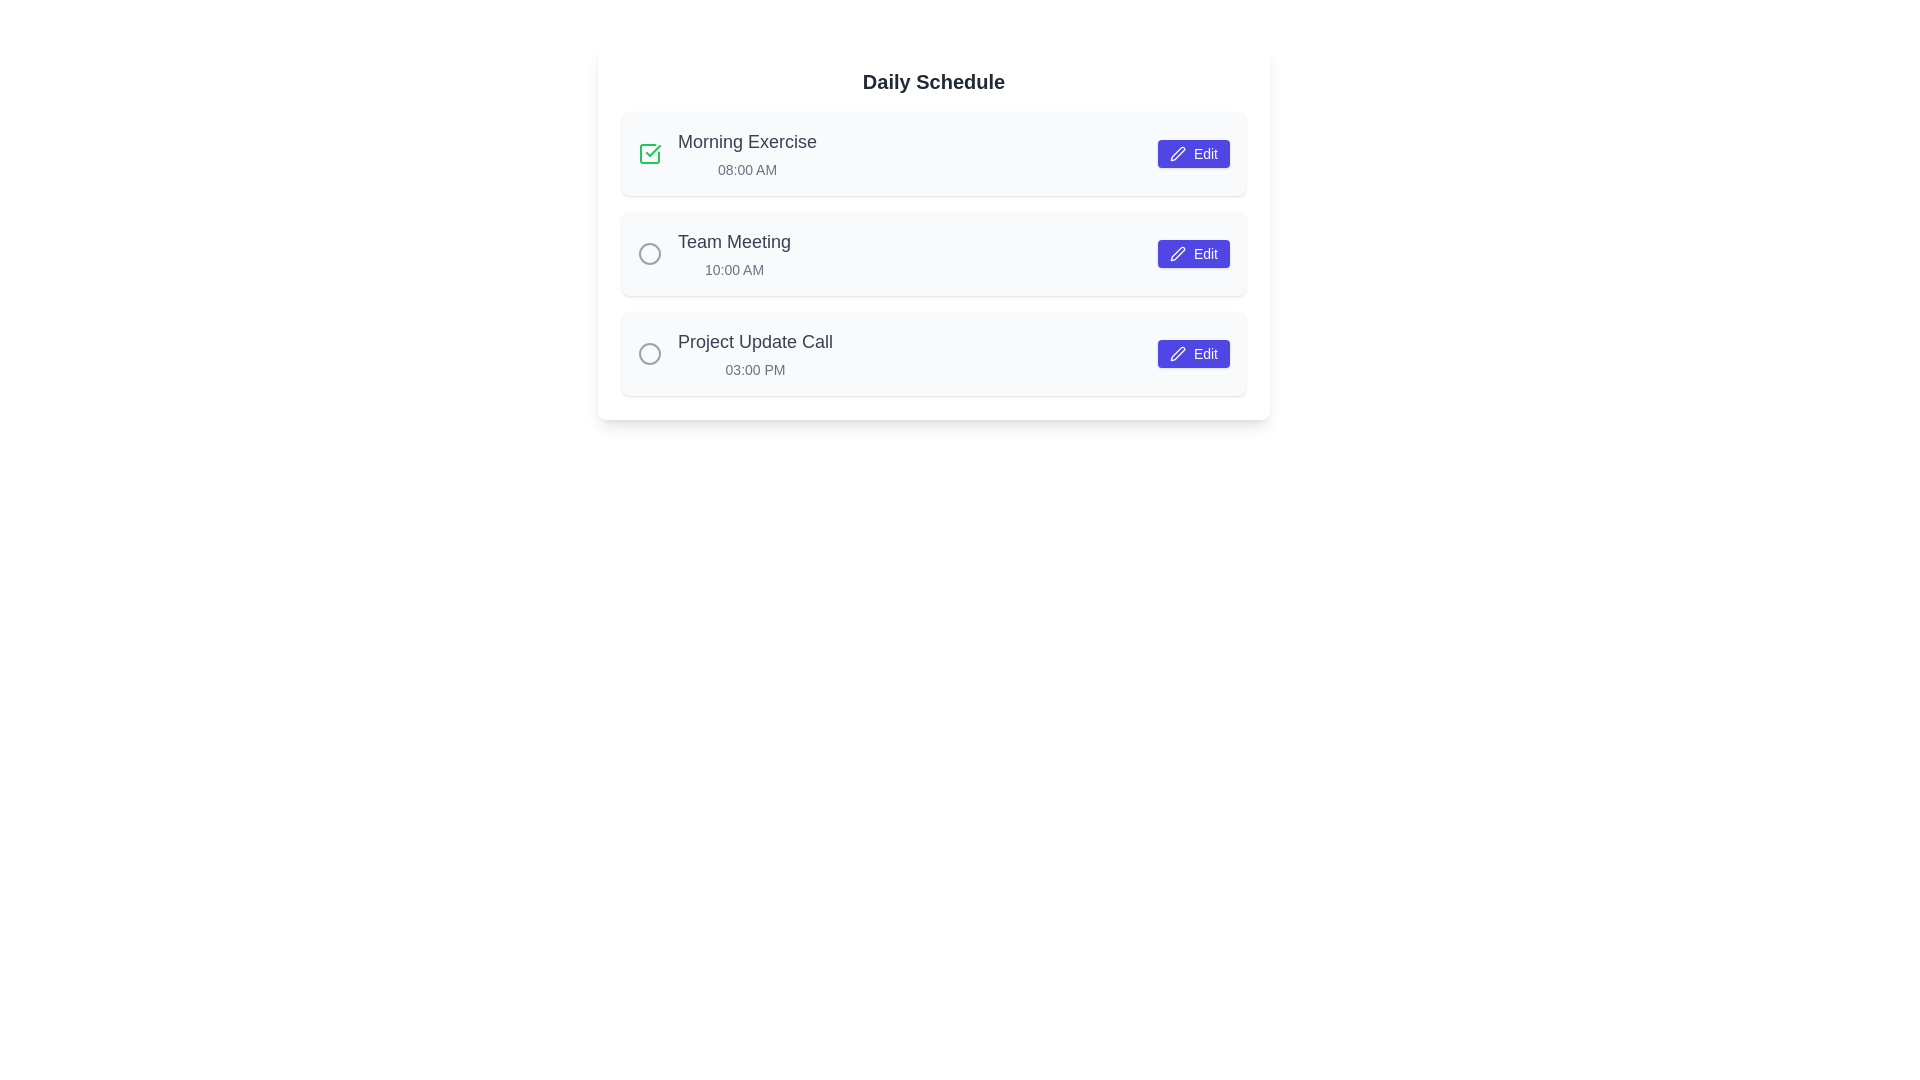 This screenshot has width=1920, height=1080. Describe the element at coordinates (1177, 253) in the screenshot. I see `the pen icon associated with the 'Edit' button for the 'Team Meeting' entry` at that location.